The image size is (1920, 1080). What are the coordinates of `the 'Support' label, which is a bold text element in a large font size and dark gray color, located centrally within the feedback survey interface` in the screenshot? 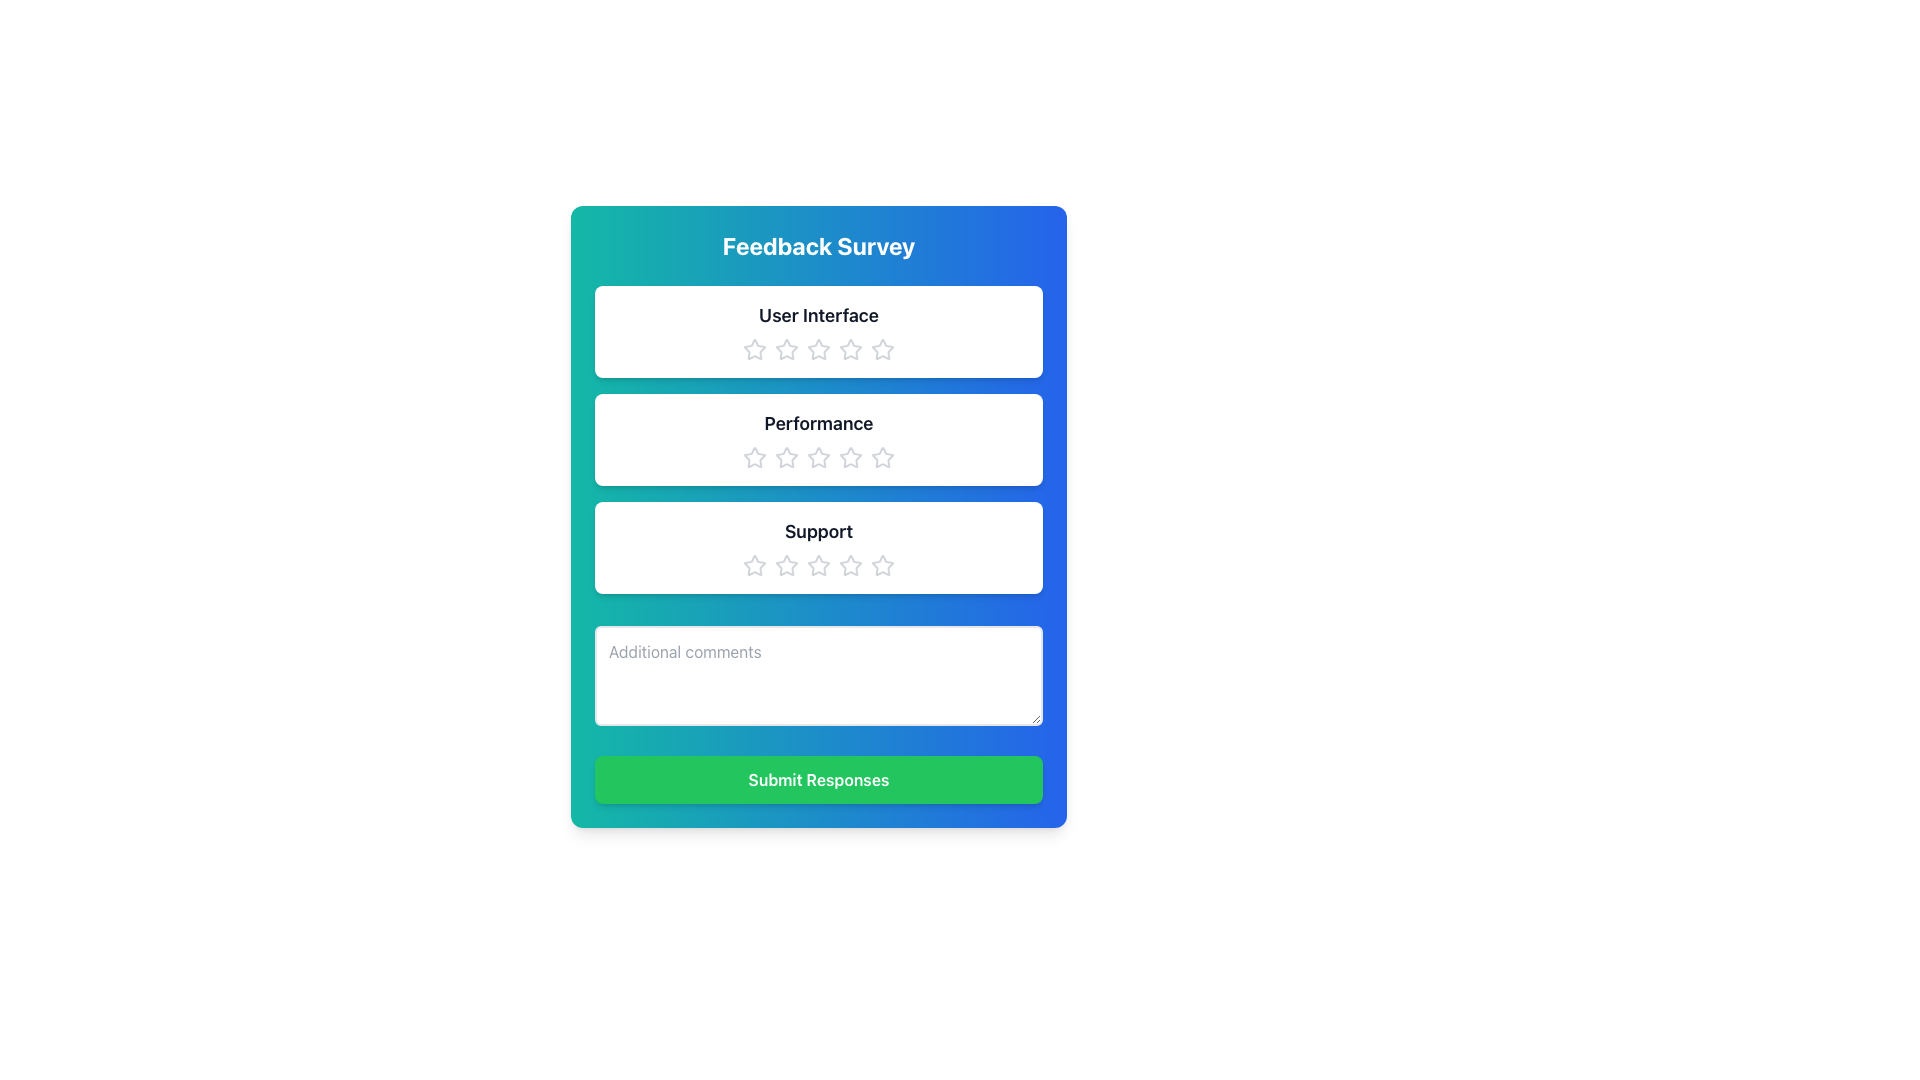 It's located at (819, 531).